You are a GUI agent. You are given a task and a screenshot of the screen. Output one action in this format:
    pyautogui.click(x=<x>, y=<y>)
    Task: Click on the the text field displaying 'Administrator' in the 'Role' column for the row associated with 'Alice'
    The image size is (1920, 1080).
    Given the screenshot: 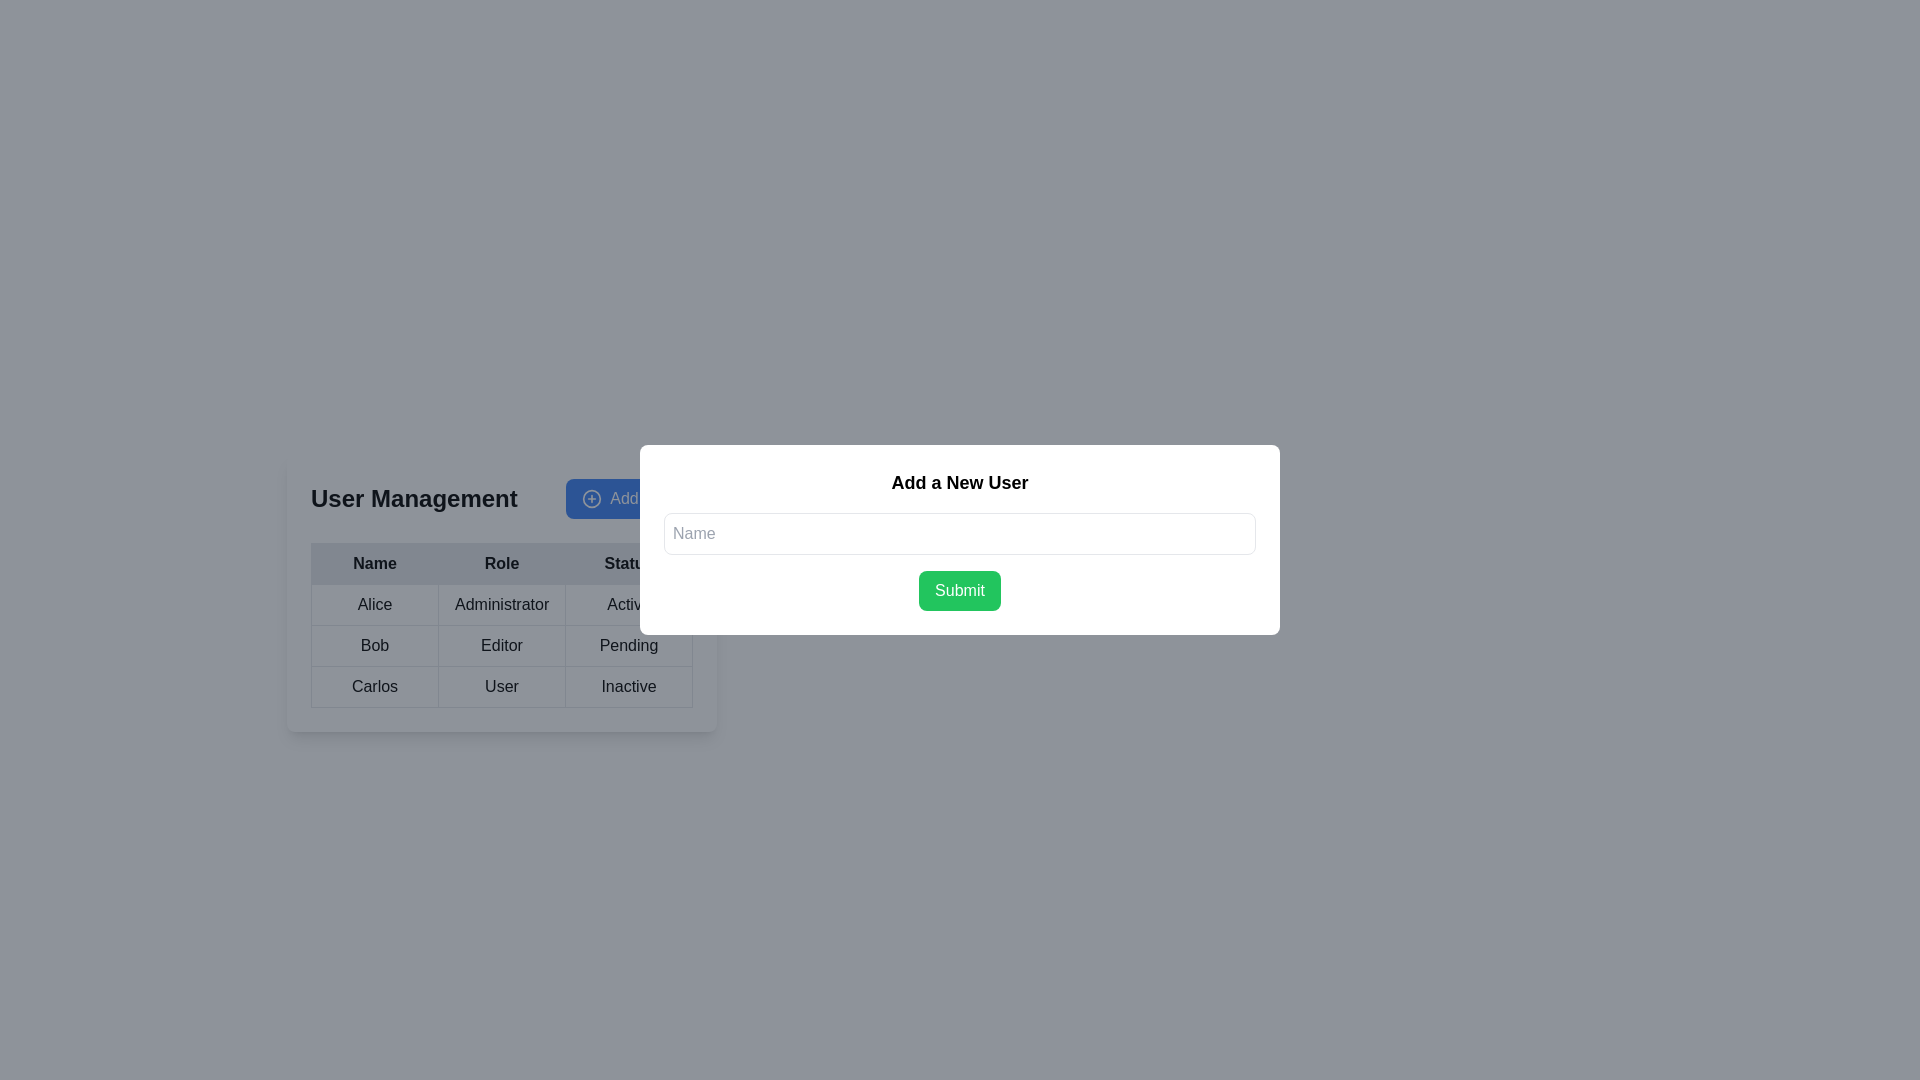 What is the action you would take?
    pyautogui.click(x=502, y=604)
    